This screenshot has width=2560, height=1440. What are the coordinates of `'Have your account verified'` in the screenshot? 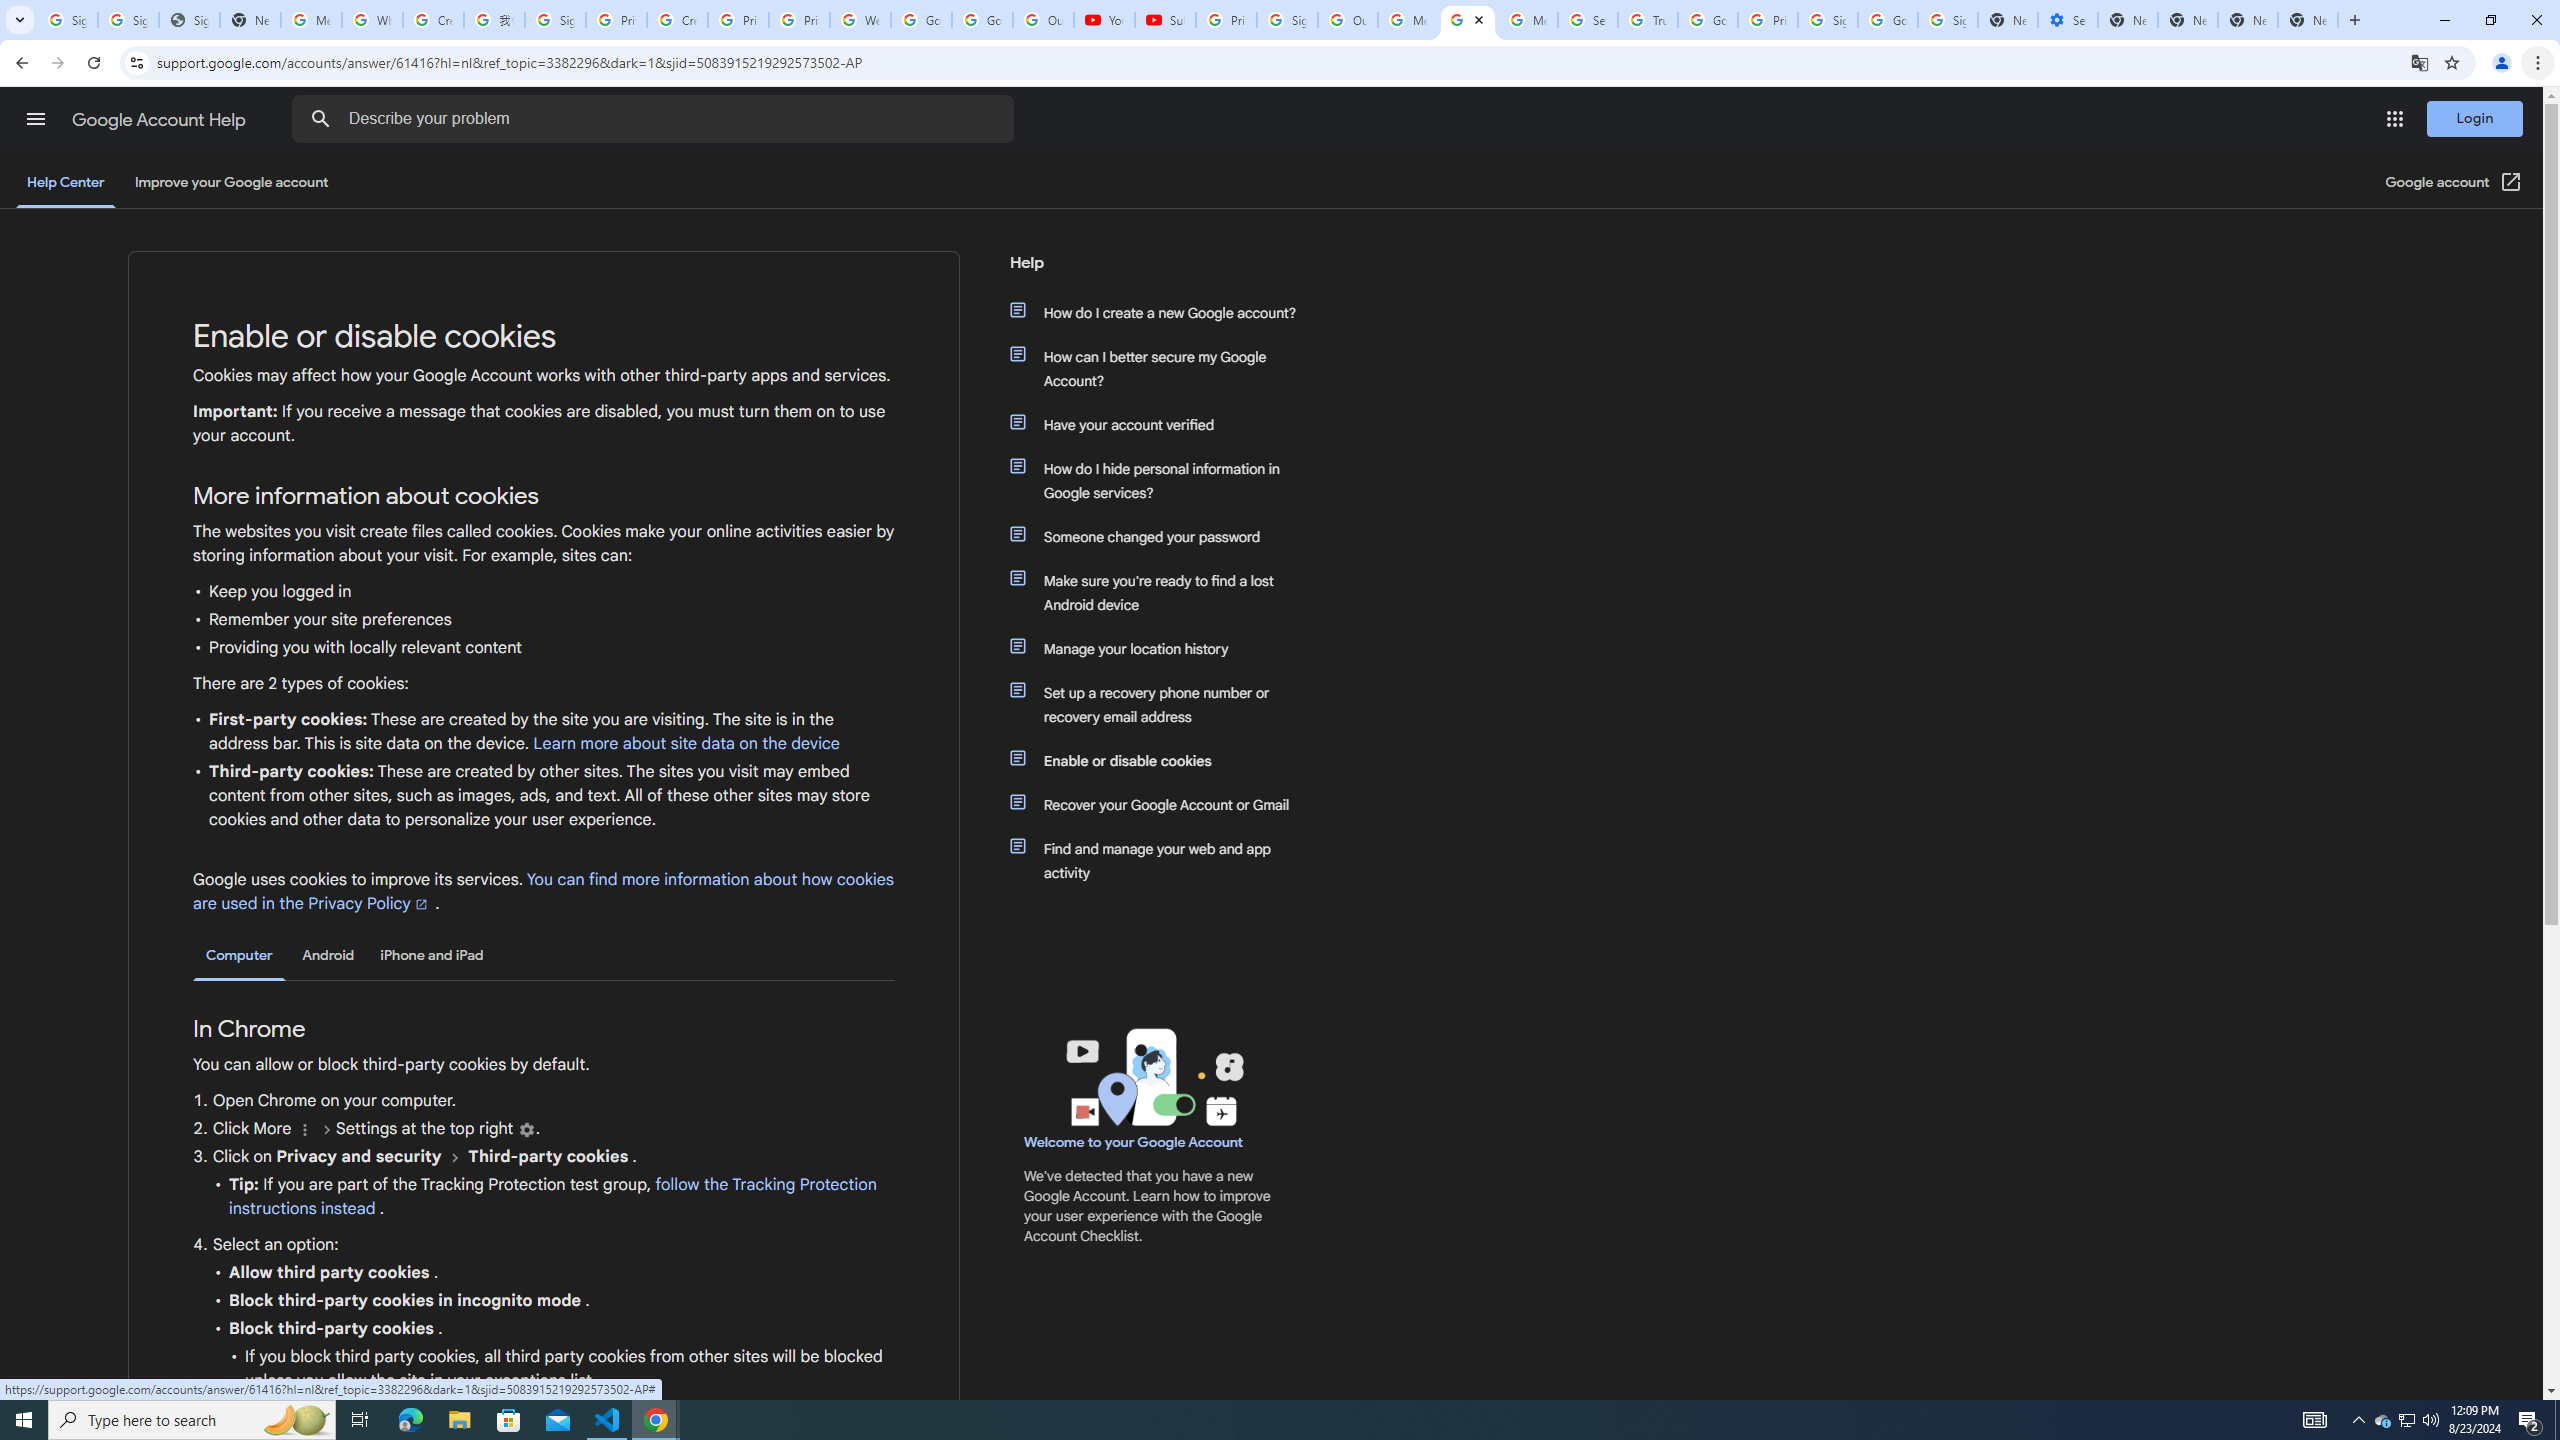 It's located at (1162, 424).